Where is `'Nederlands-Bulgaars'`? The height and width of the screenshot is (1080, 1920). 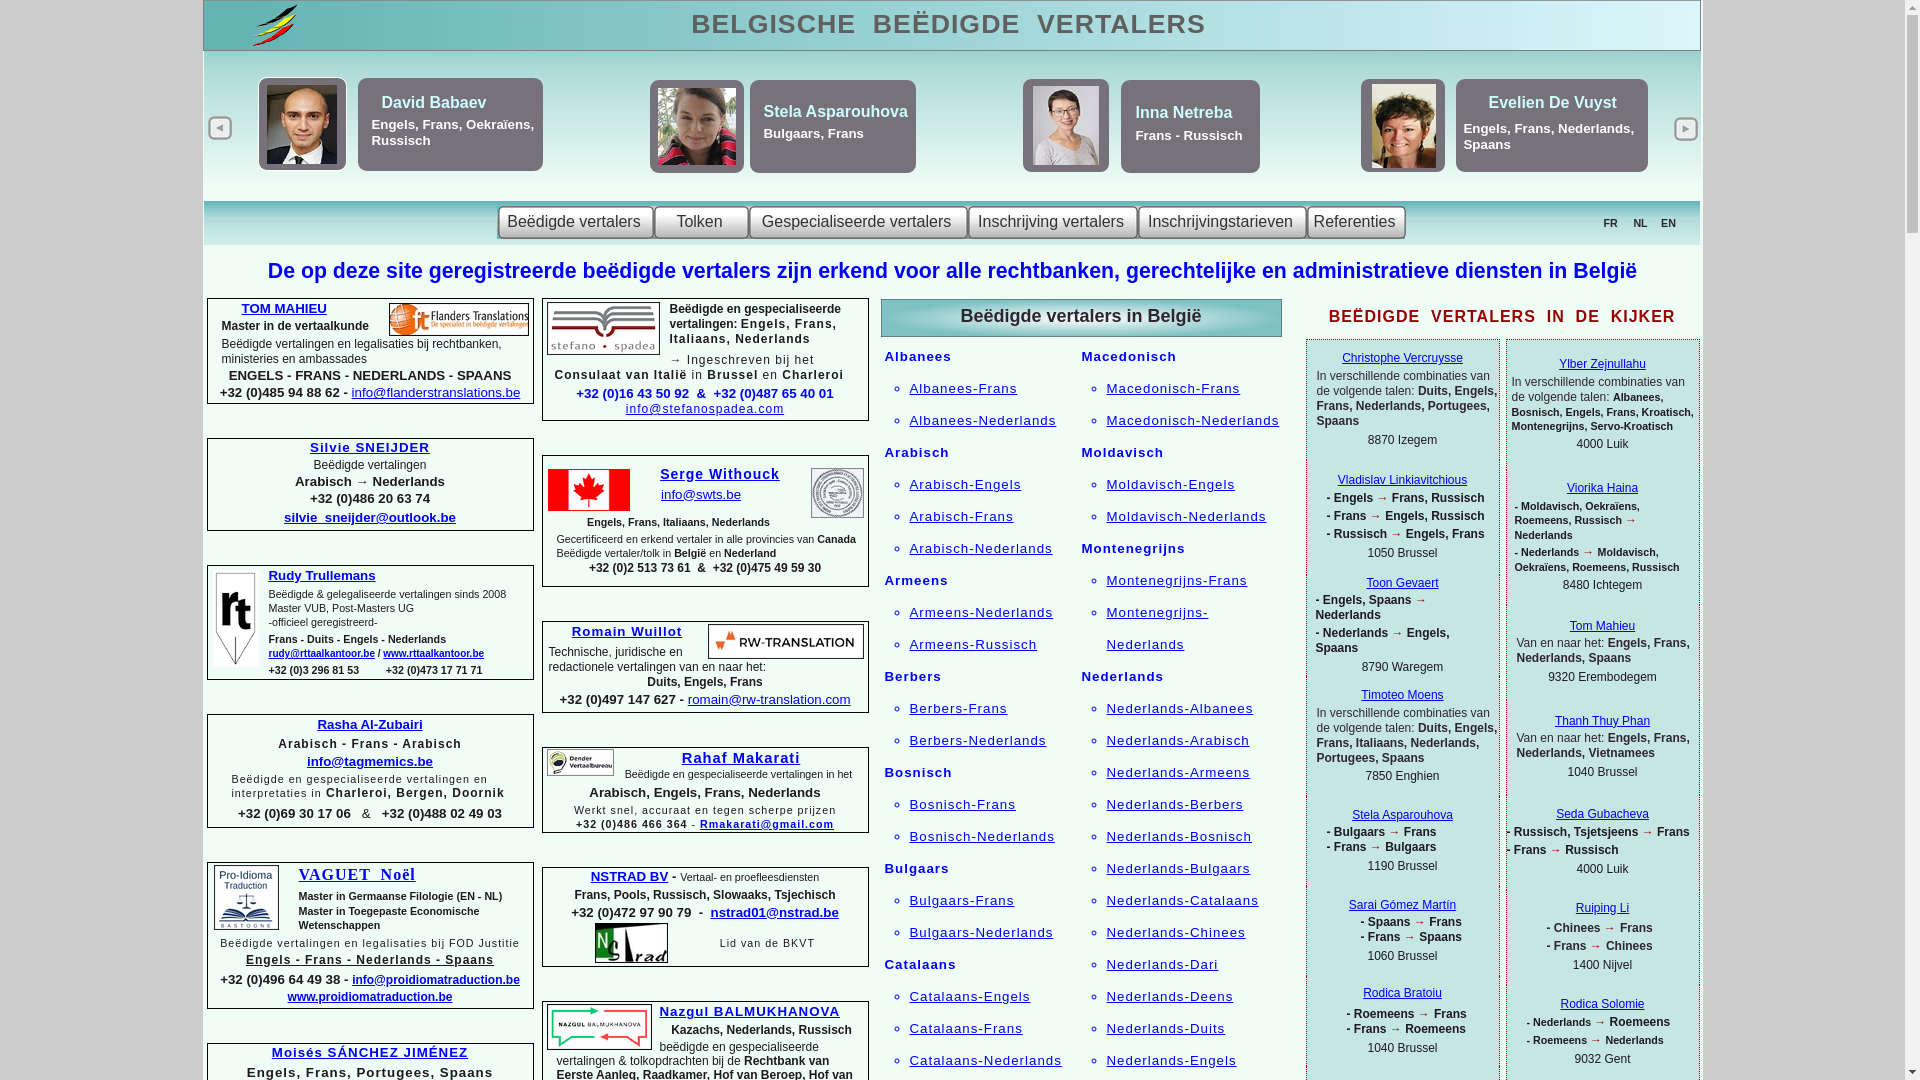
'Nederlands-Bulgaars' is located at coordinates (1177, 867).